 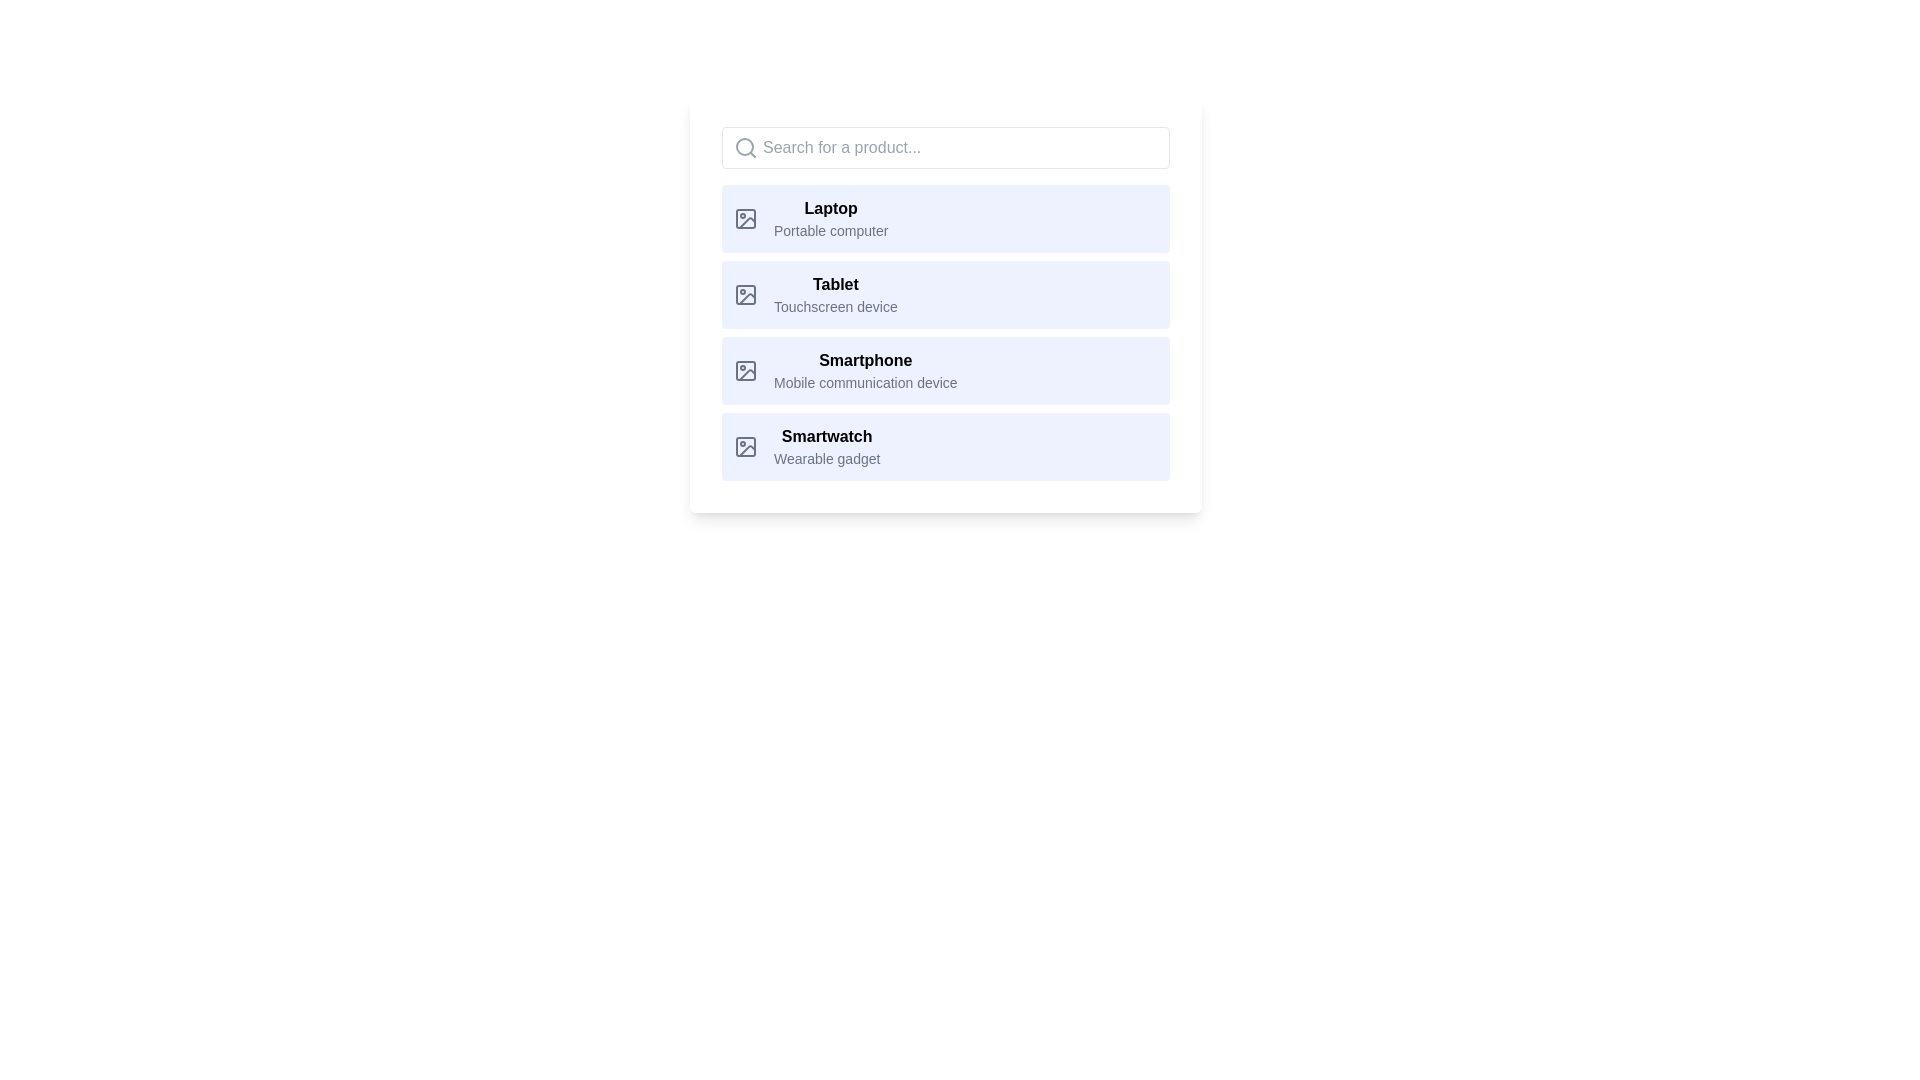 What do you see at coordinates (744, 446) in the screenshot?
I see `the graphical icon or placeholder for the Smartwatch entry, located` at bounding box center [744, 446].